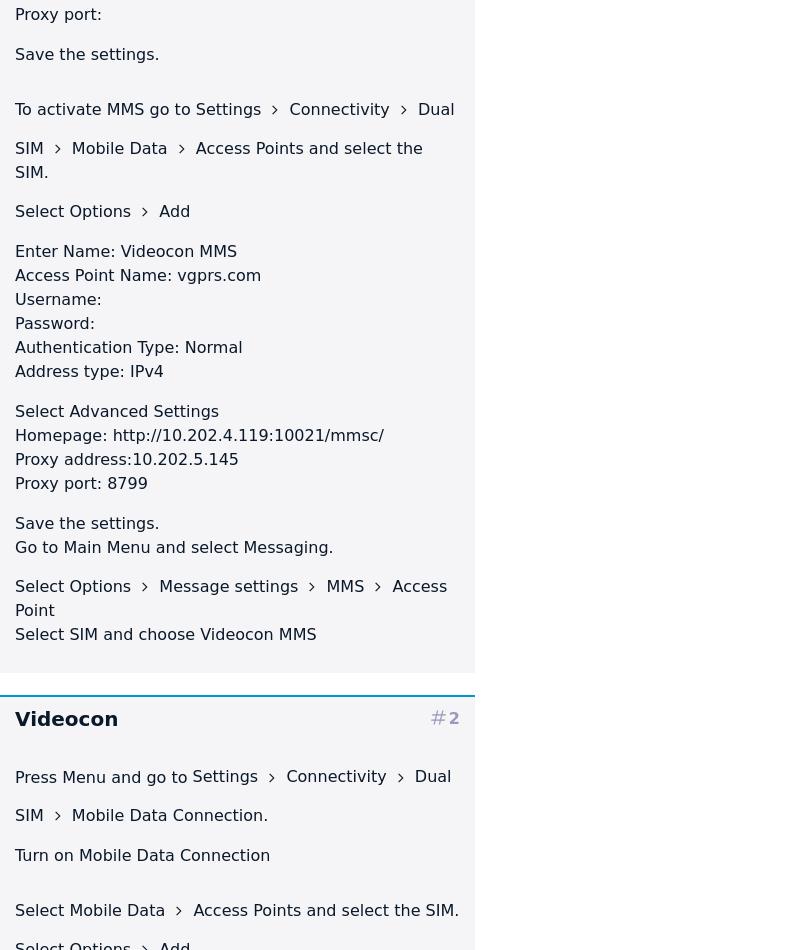  What do you see at coordinates (184, 457) in the screenshot?
I see `'10.202.5.145'` at bounding box center [184, 457].